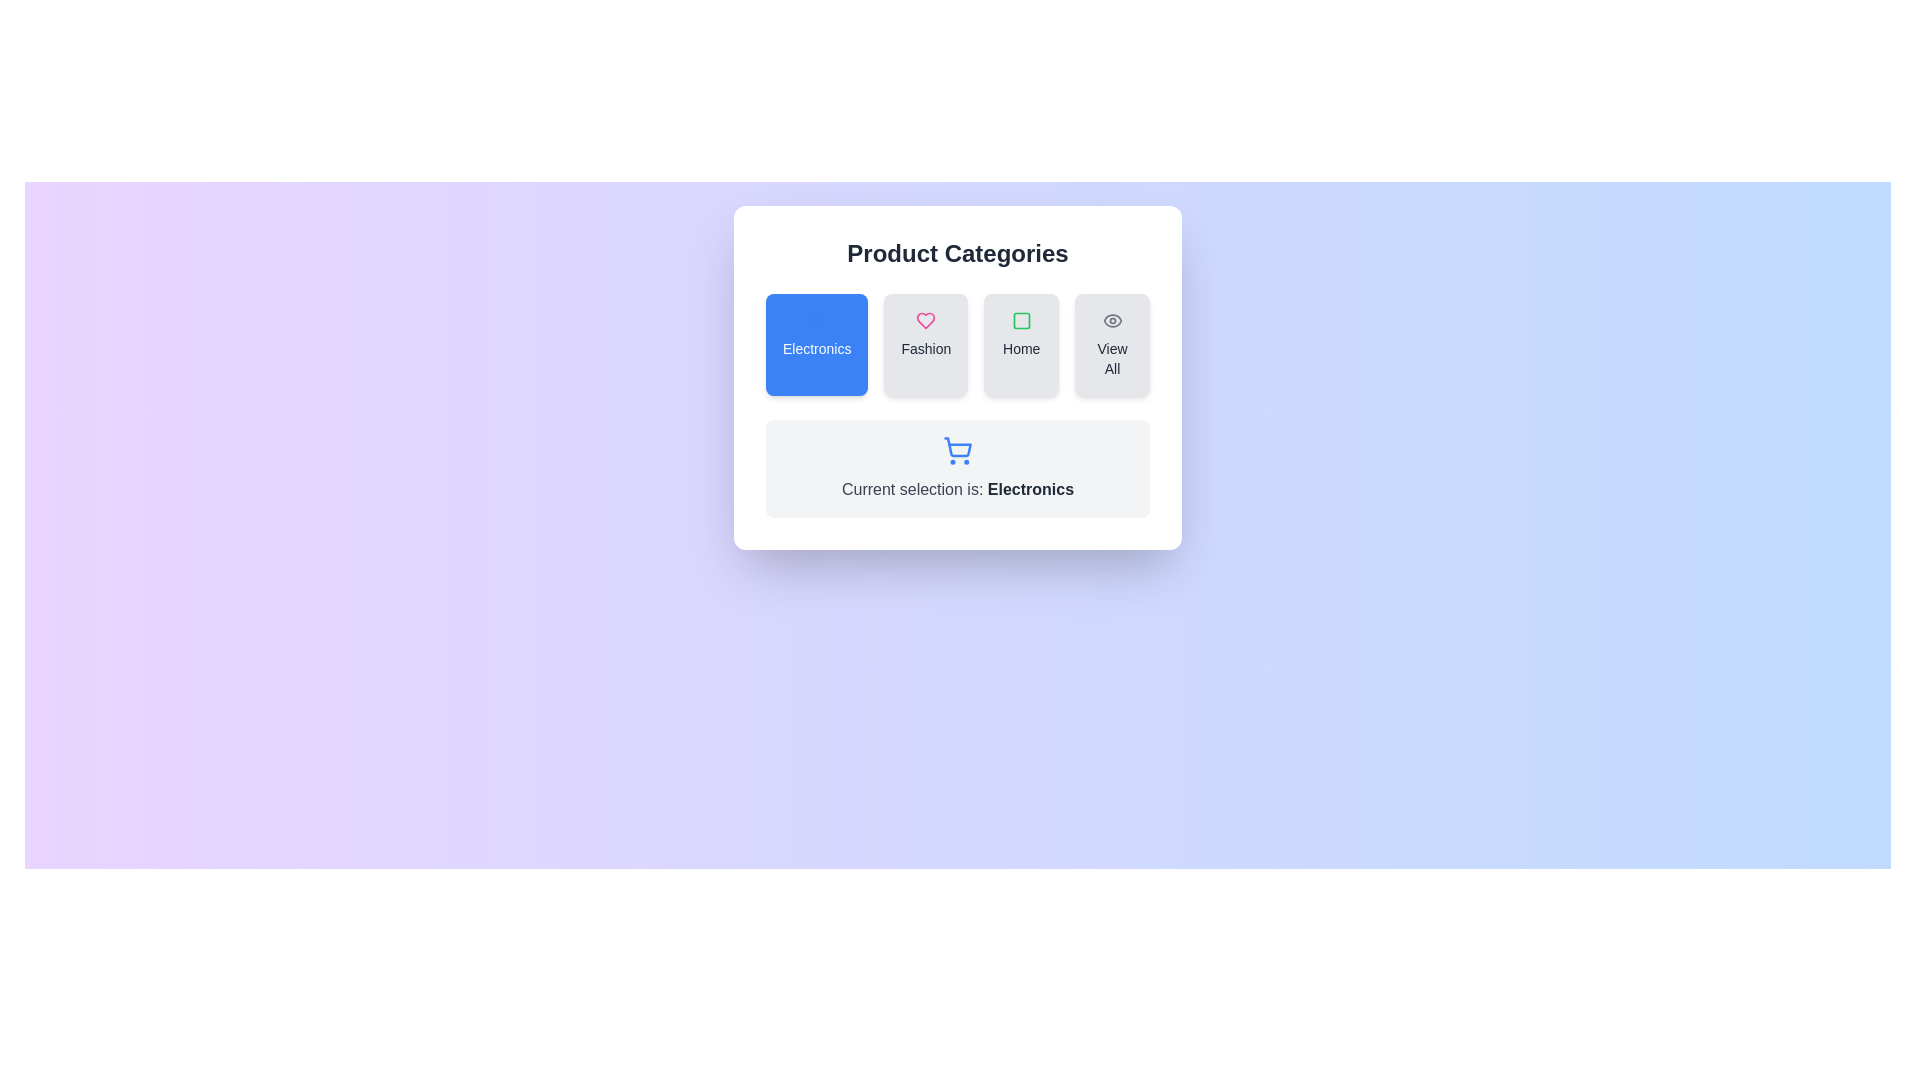  What do you see at coordinates (1021, 319) in the screenshot?
I see `the 'Home' category icon located in the third card from the left within the 'Product Categories' panel` at bounding box center [1021, 319].